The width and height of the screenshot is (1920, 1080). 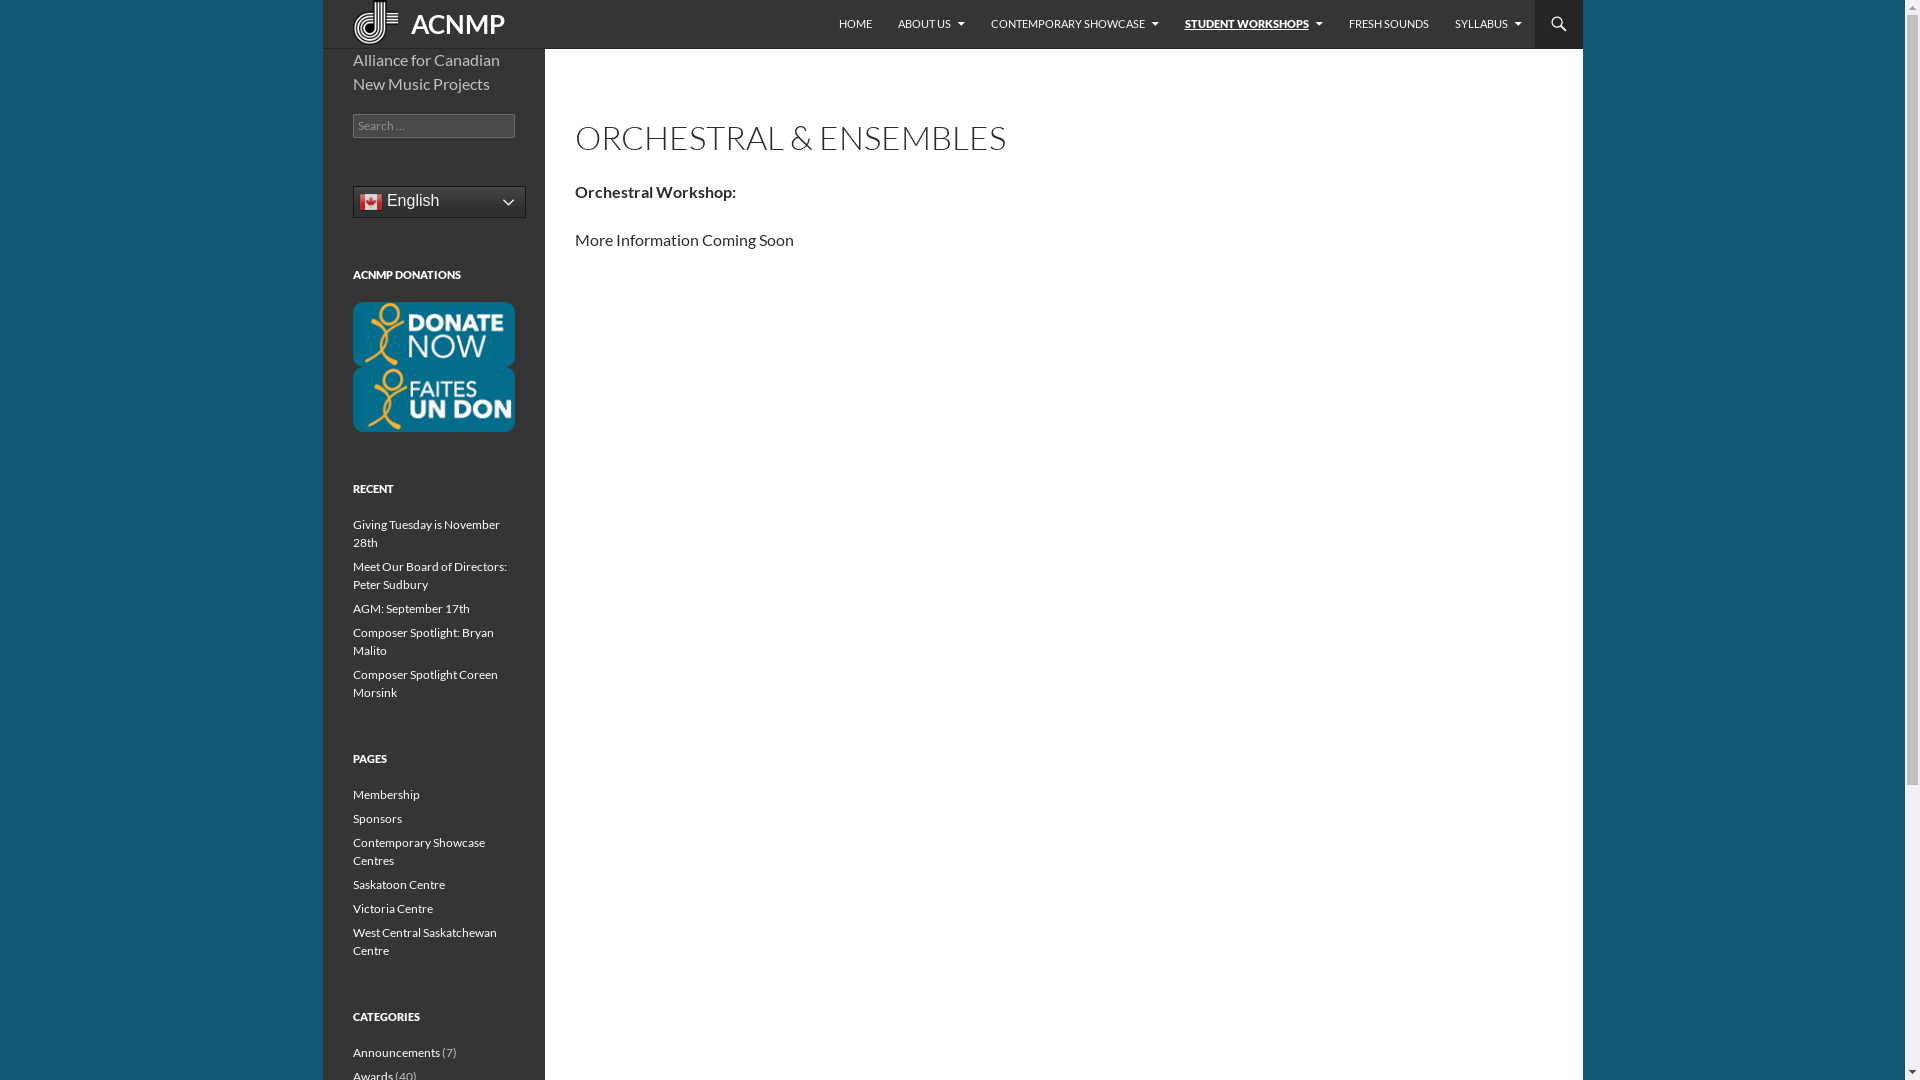 What do you see at coordinates (376, 818) in the screenshot?
I see `'Sponsors'` at bounding box center [376, 818].